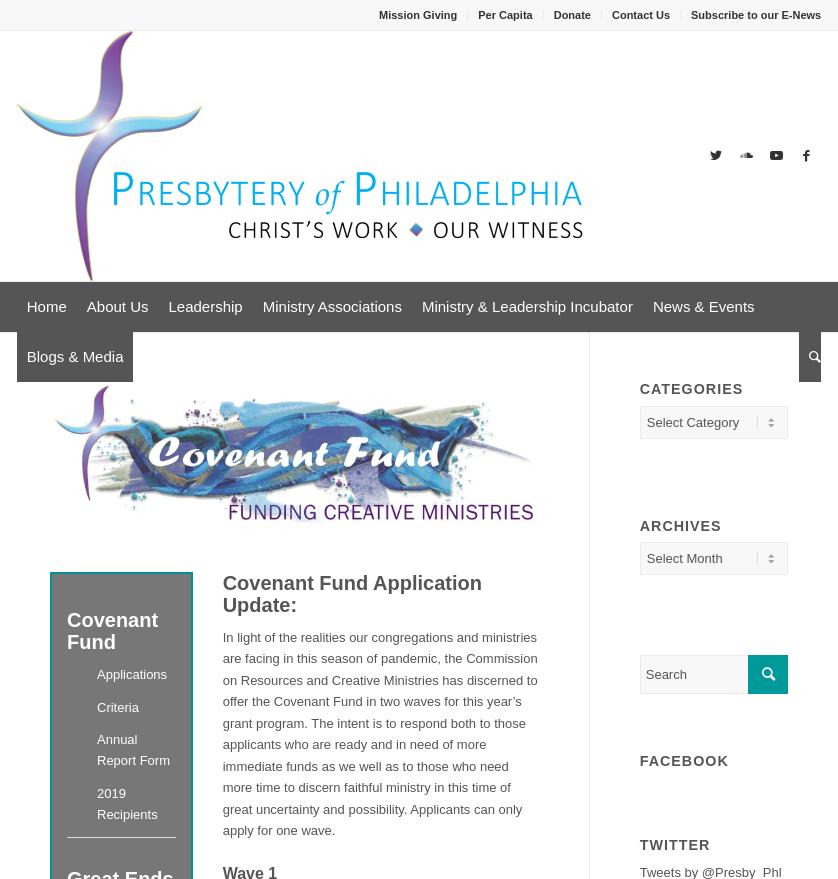 The height and width of the screenshot is (879, 838). What do you see at coordinates (173, 469) in the screenshot?
I see `'Committees'` at bounding box center [173, 469].